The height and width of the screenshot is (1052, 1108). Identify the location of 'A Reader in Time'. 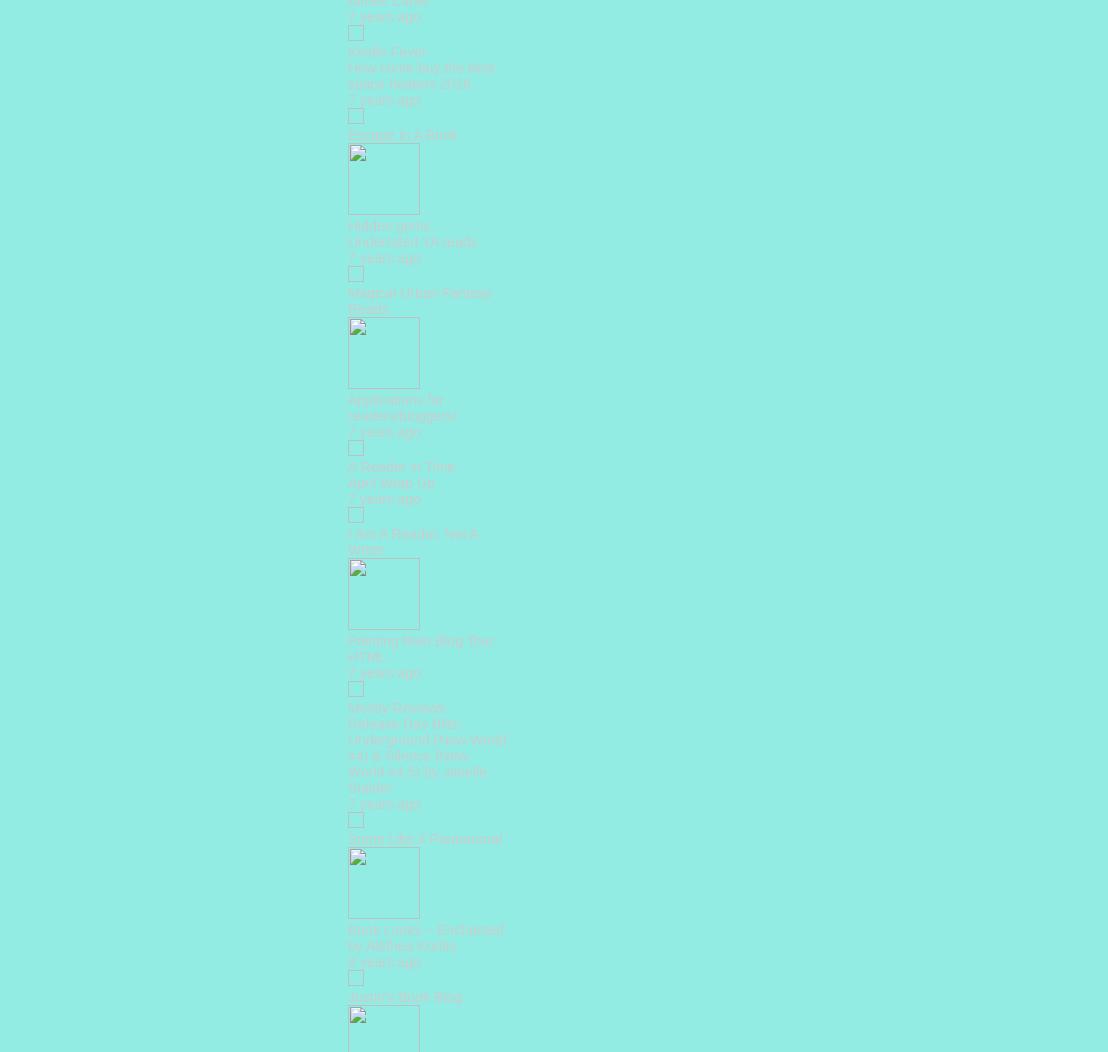
(401, 466).